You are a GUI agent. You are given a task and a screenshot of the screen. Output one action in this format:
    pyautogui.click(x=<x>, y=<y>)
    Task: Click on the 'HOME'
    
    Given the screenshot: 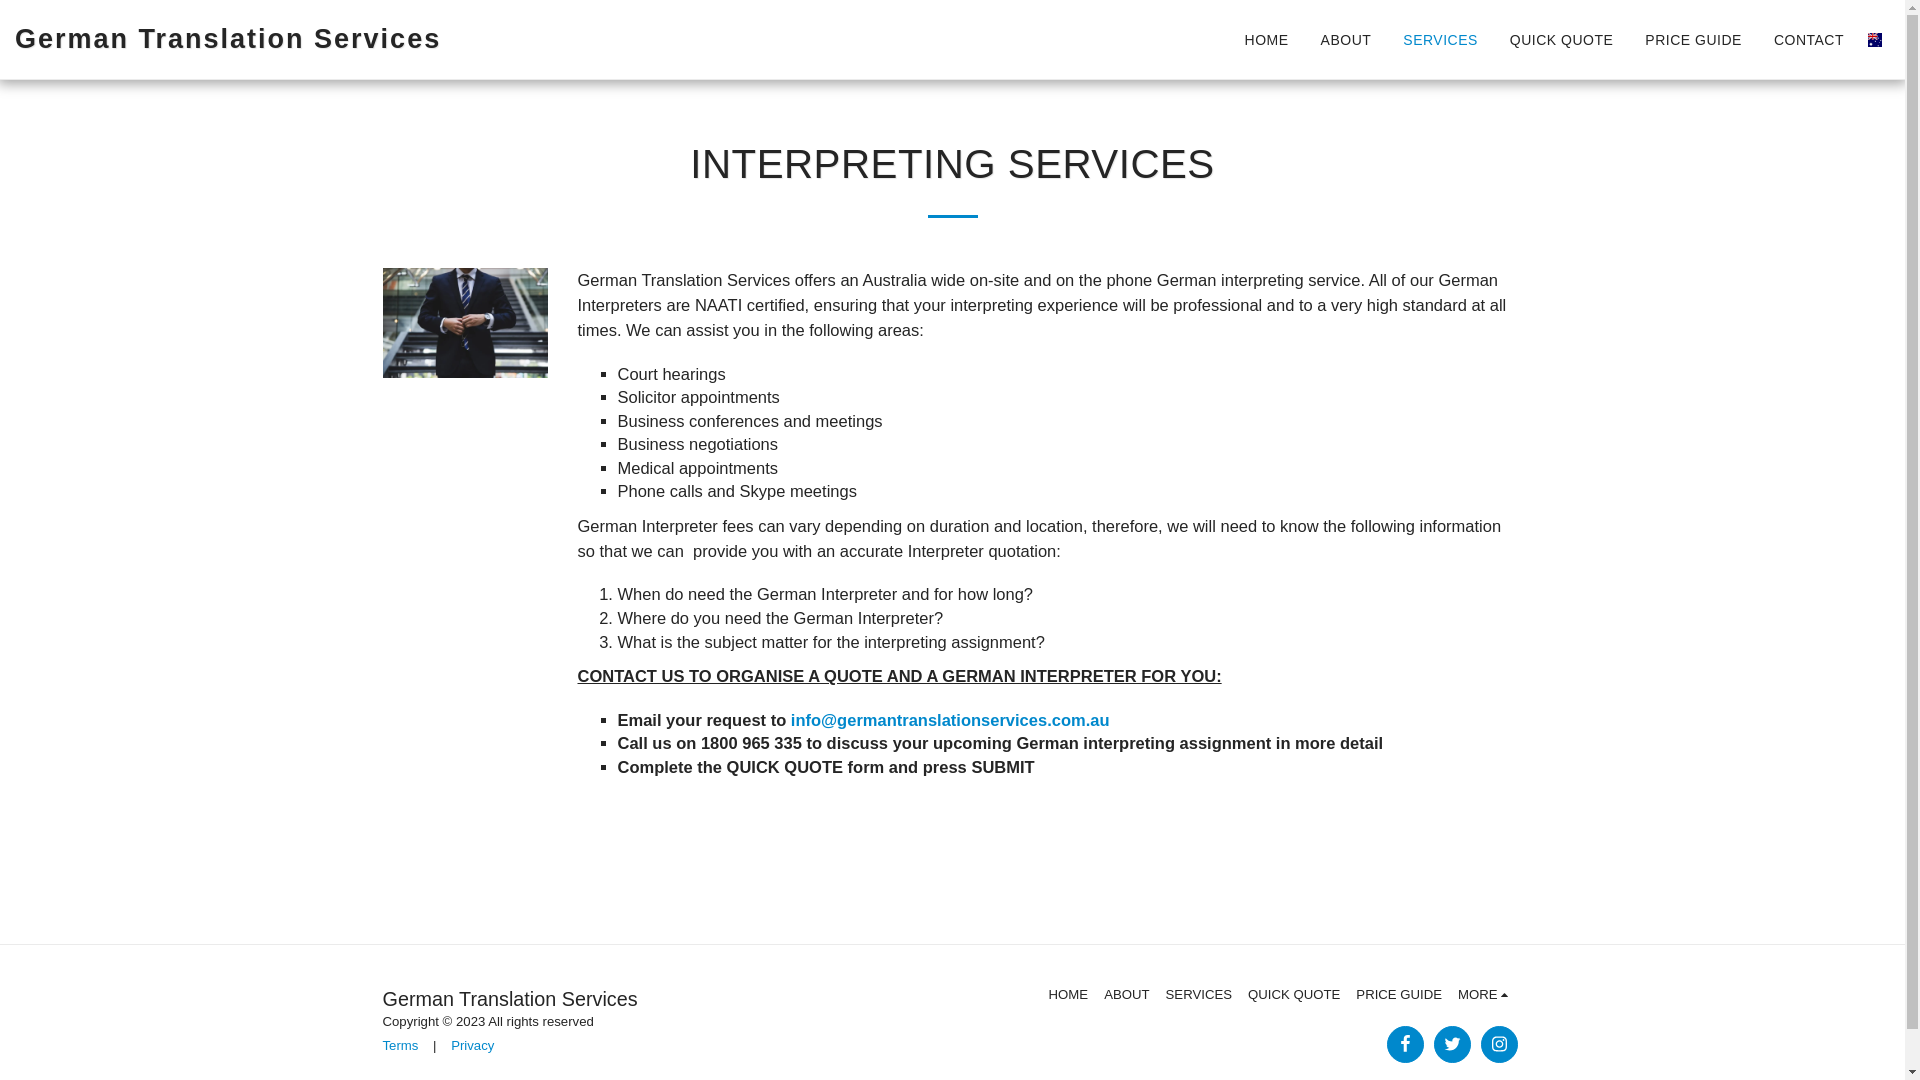 What is the action you would take?
    pyautogui.click(x=1228, y=39)
    